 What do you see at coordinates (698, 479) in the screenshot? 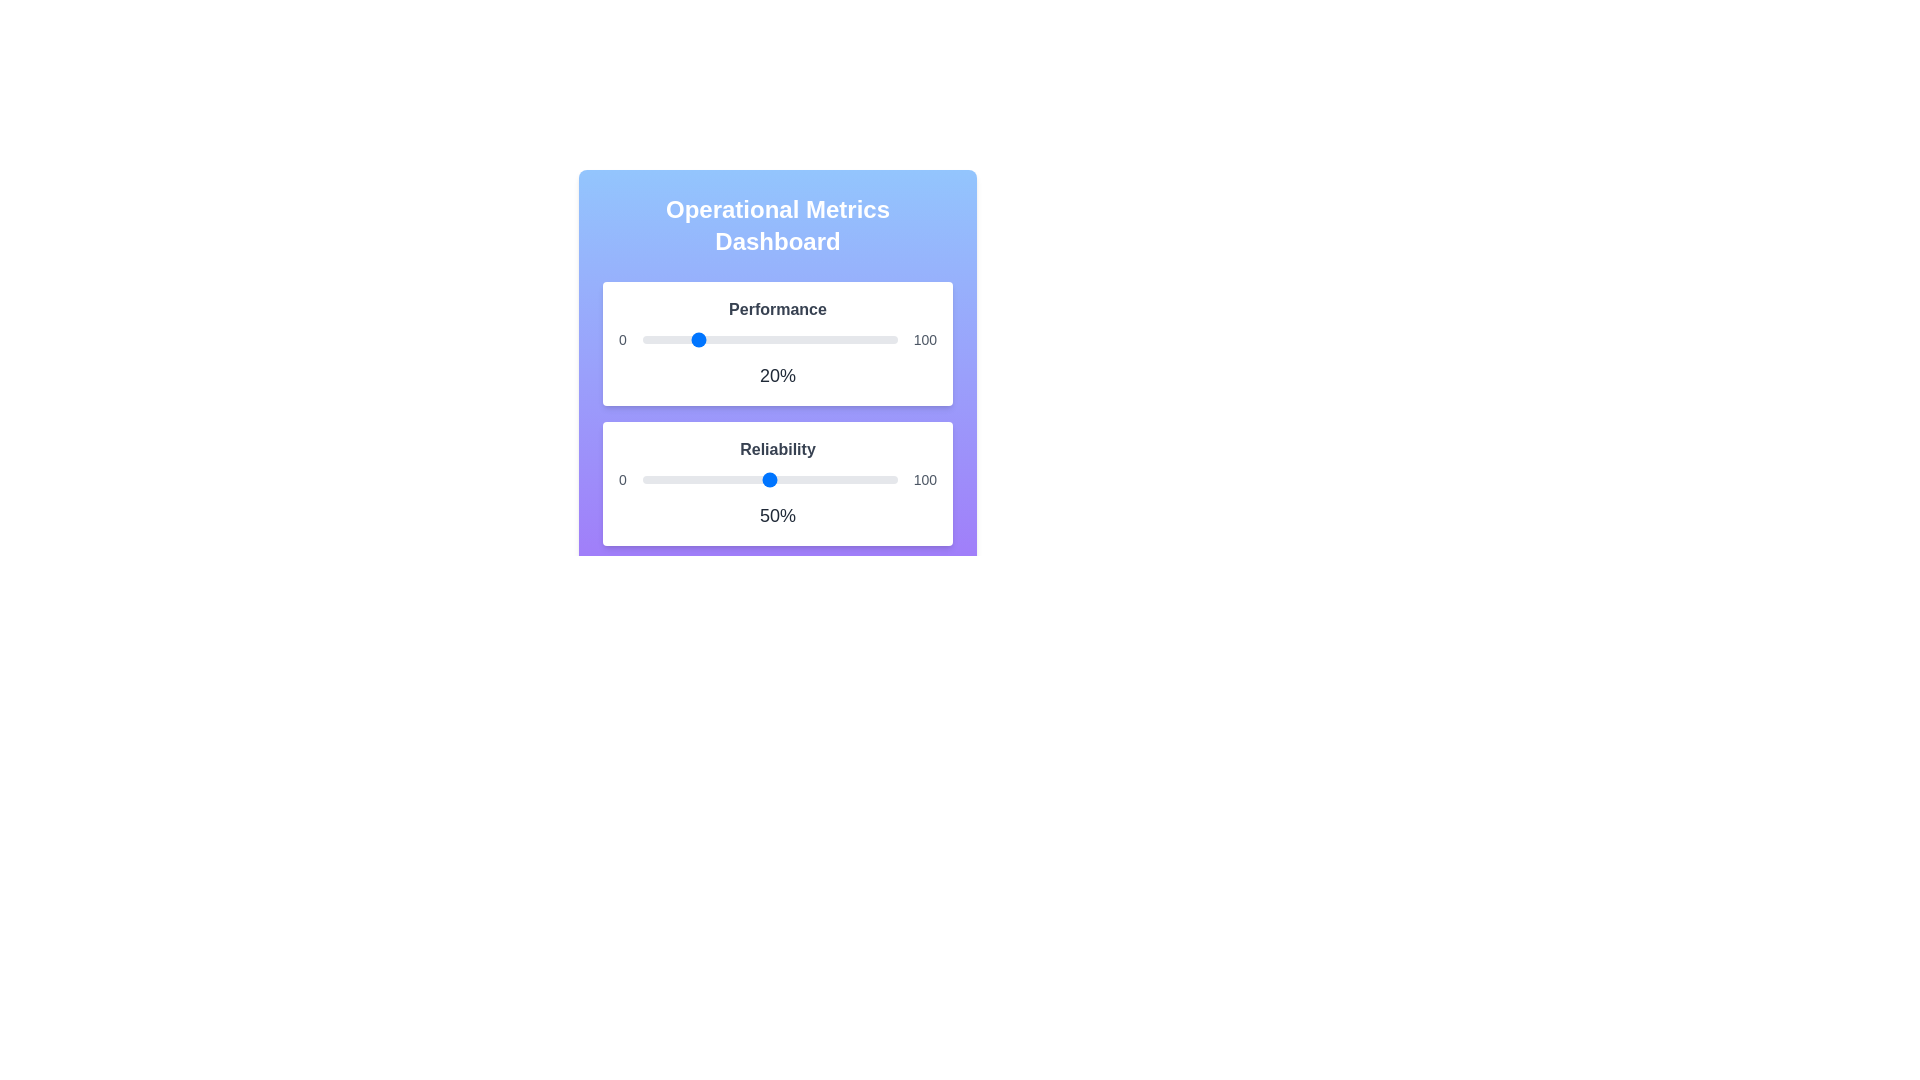
I see `the reliability slider` at bounding box center [698, 479].